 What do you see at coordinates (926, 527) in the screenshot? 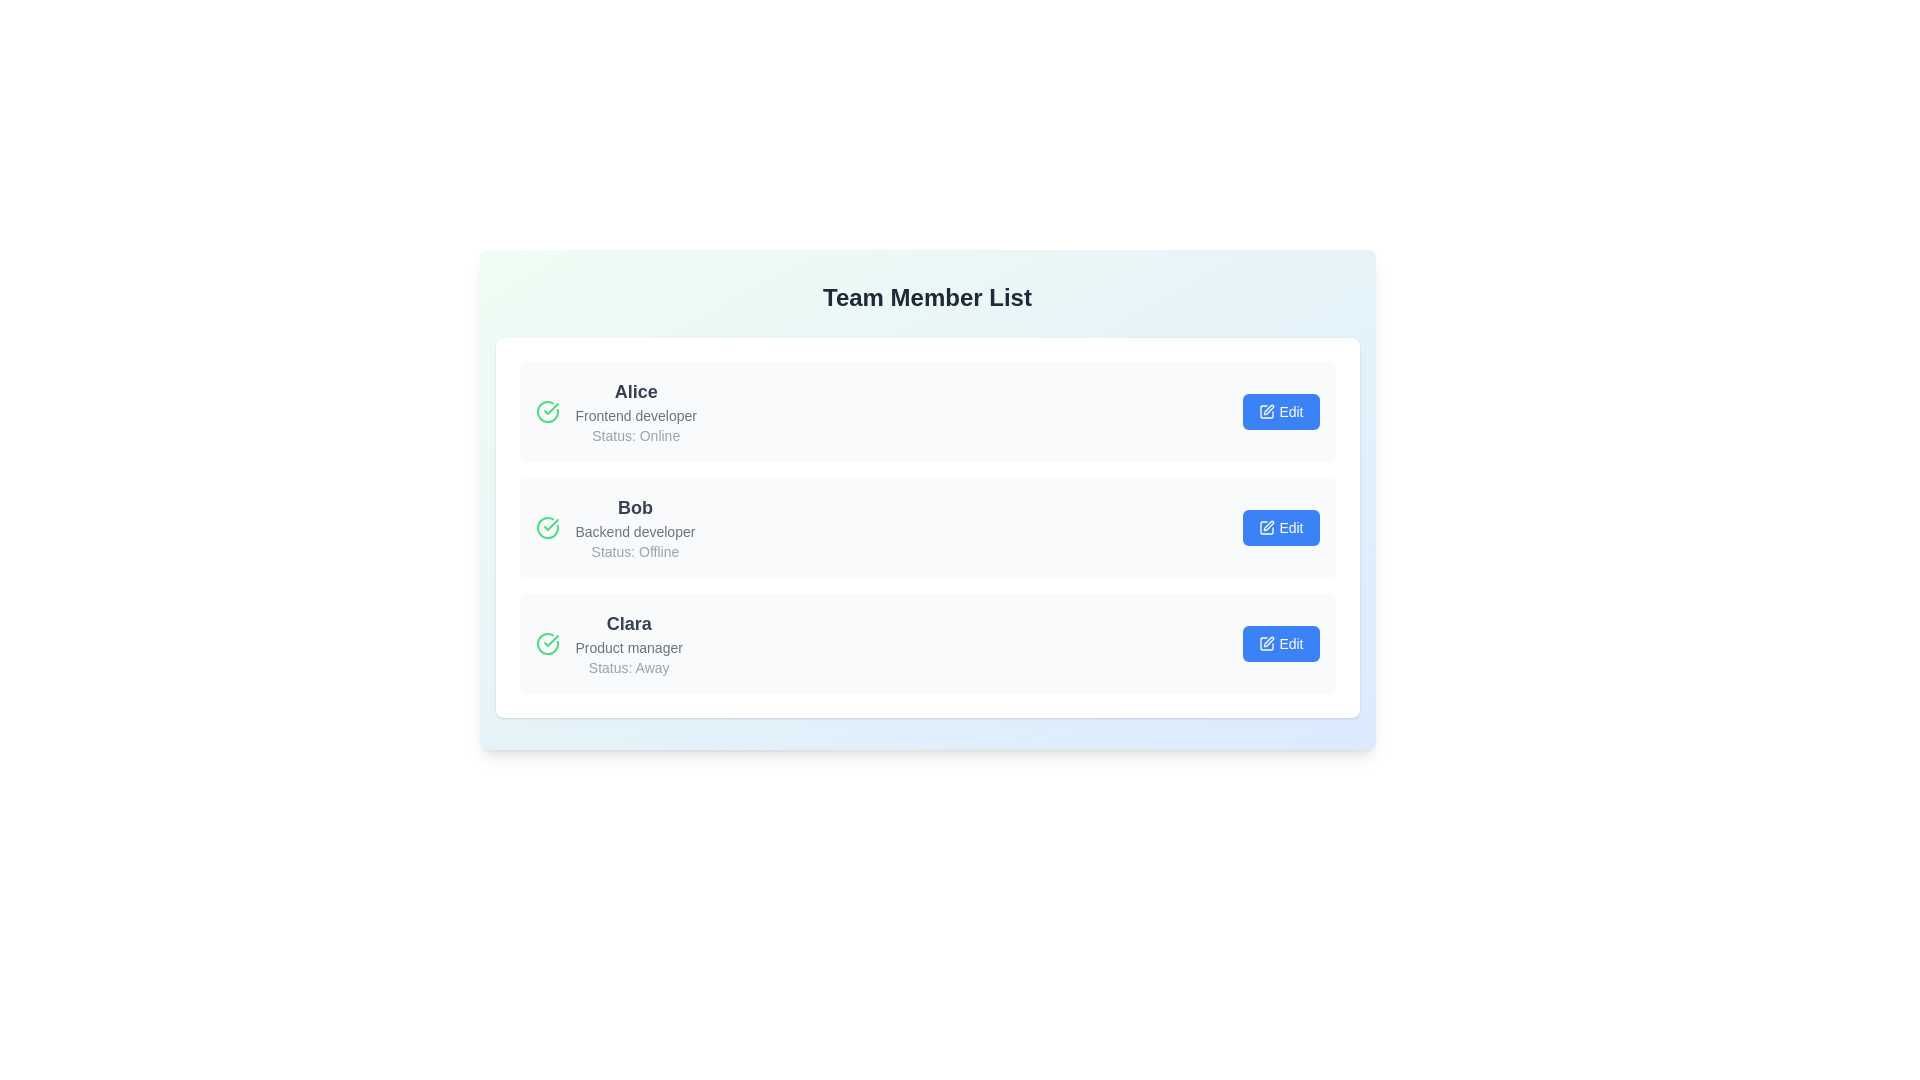
I see `the user item corresponding to Bob` at bounding box center [926, 527].